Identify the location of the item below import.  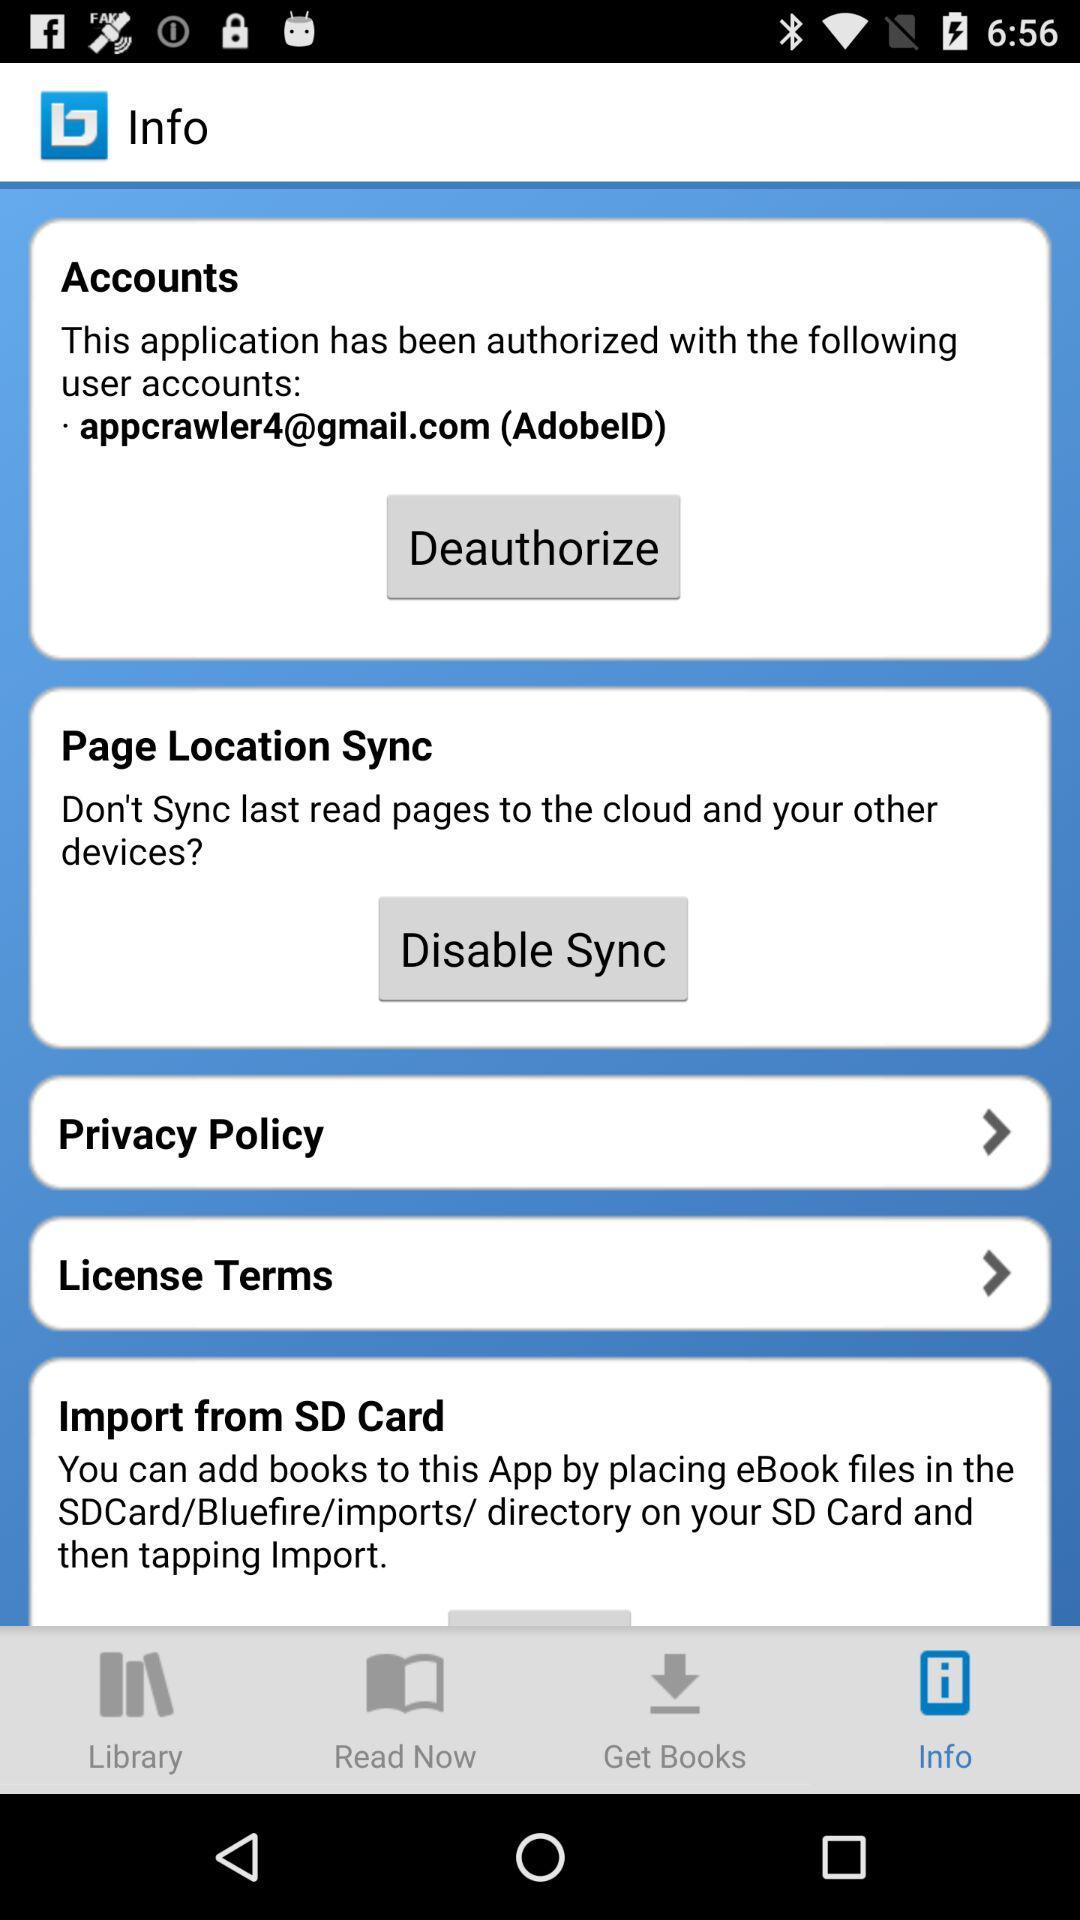
(675, 1708).